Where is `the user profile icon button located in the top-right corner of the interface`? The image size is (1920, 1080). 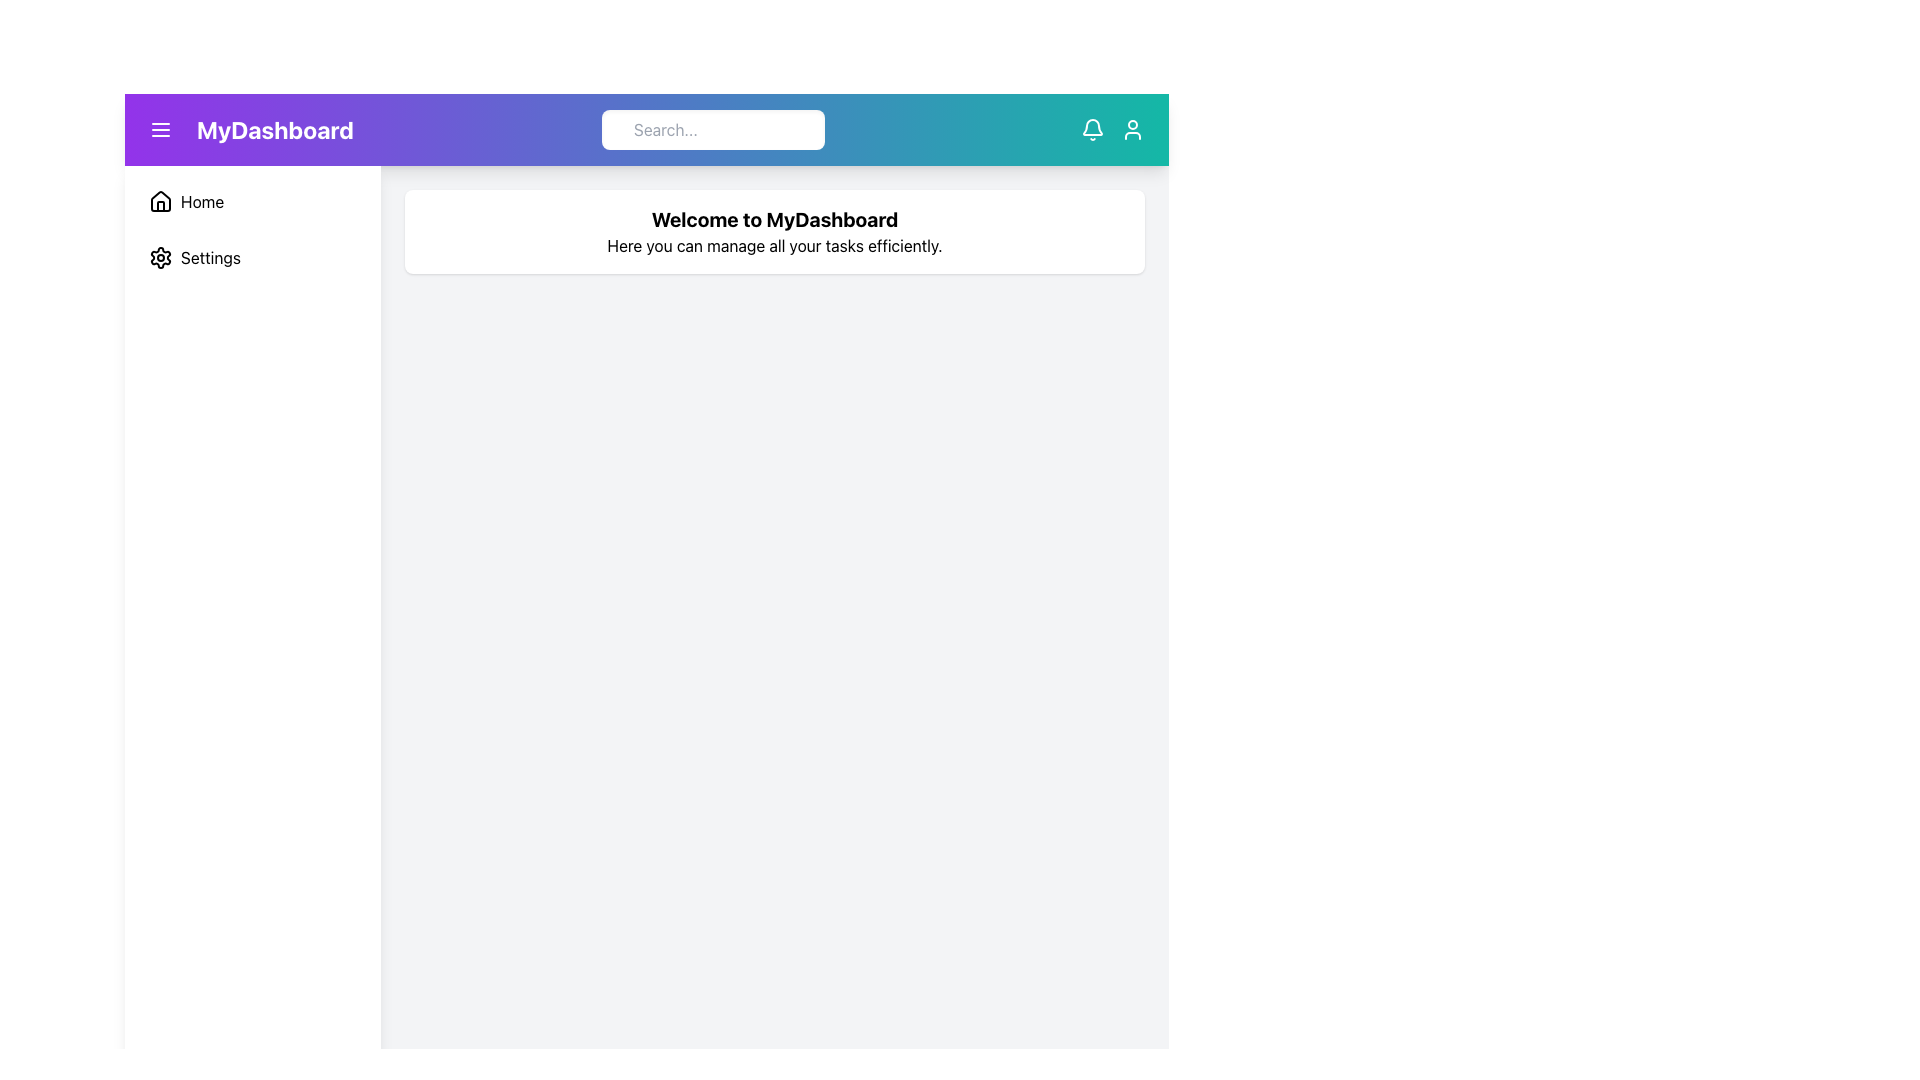 the user profile icon button located in the top-right corner of the interface is located at coordinates (1132, 130).